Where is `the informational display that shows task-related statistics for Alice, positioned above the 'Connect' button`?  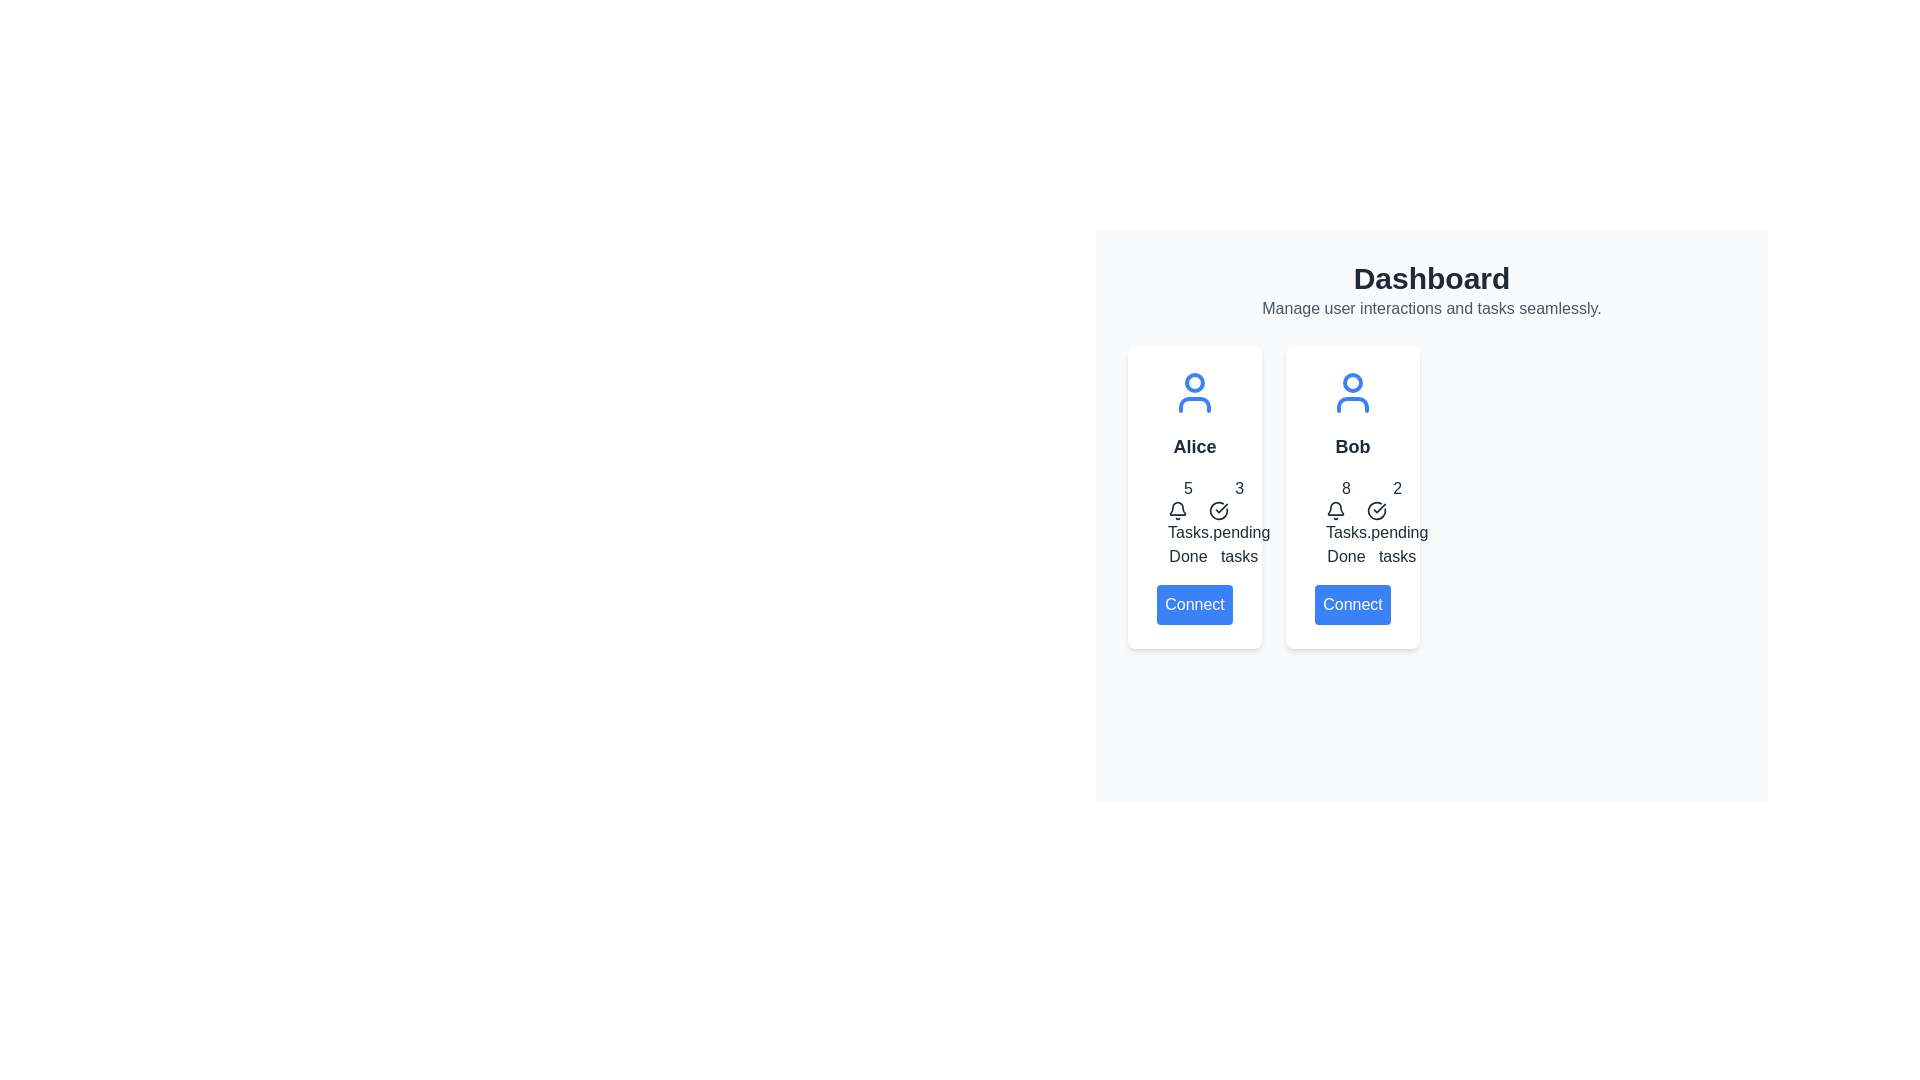
the informational display that shows task-related statistics for Alice, positioned above the 'Connect' button is located at coordinates (1195, 522).